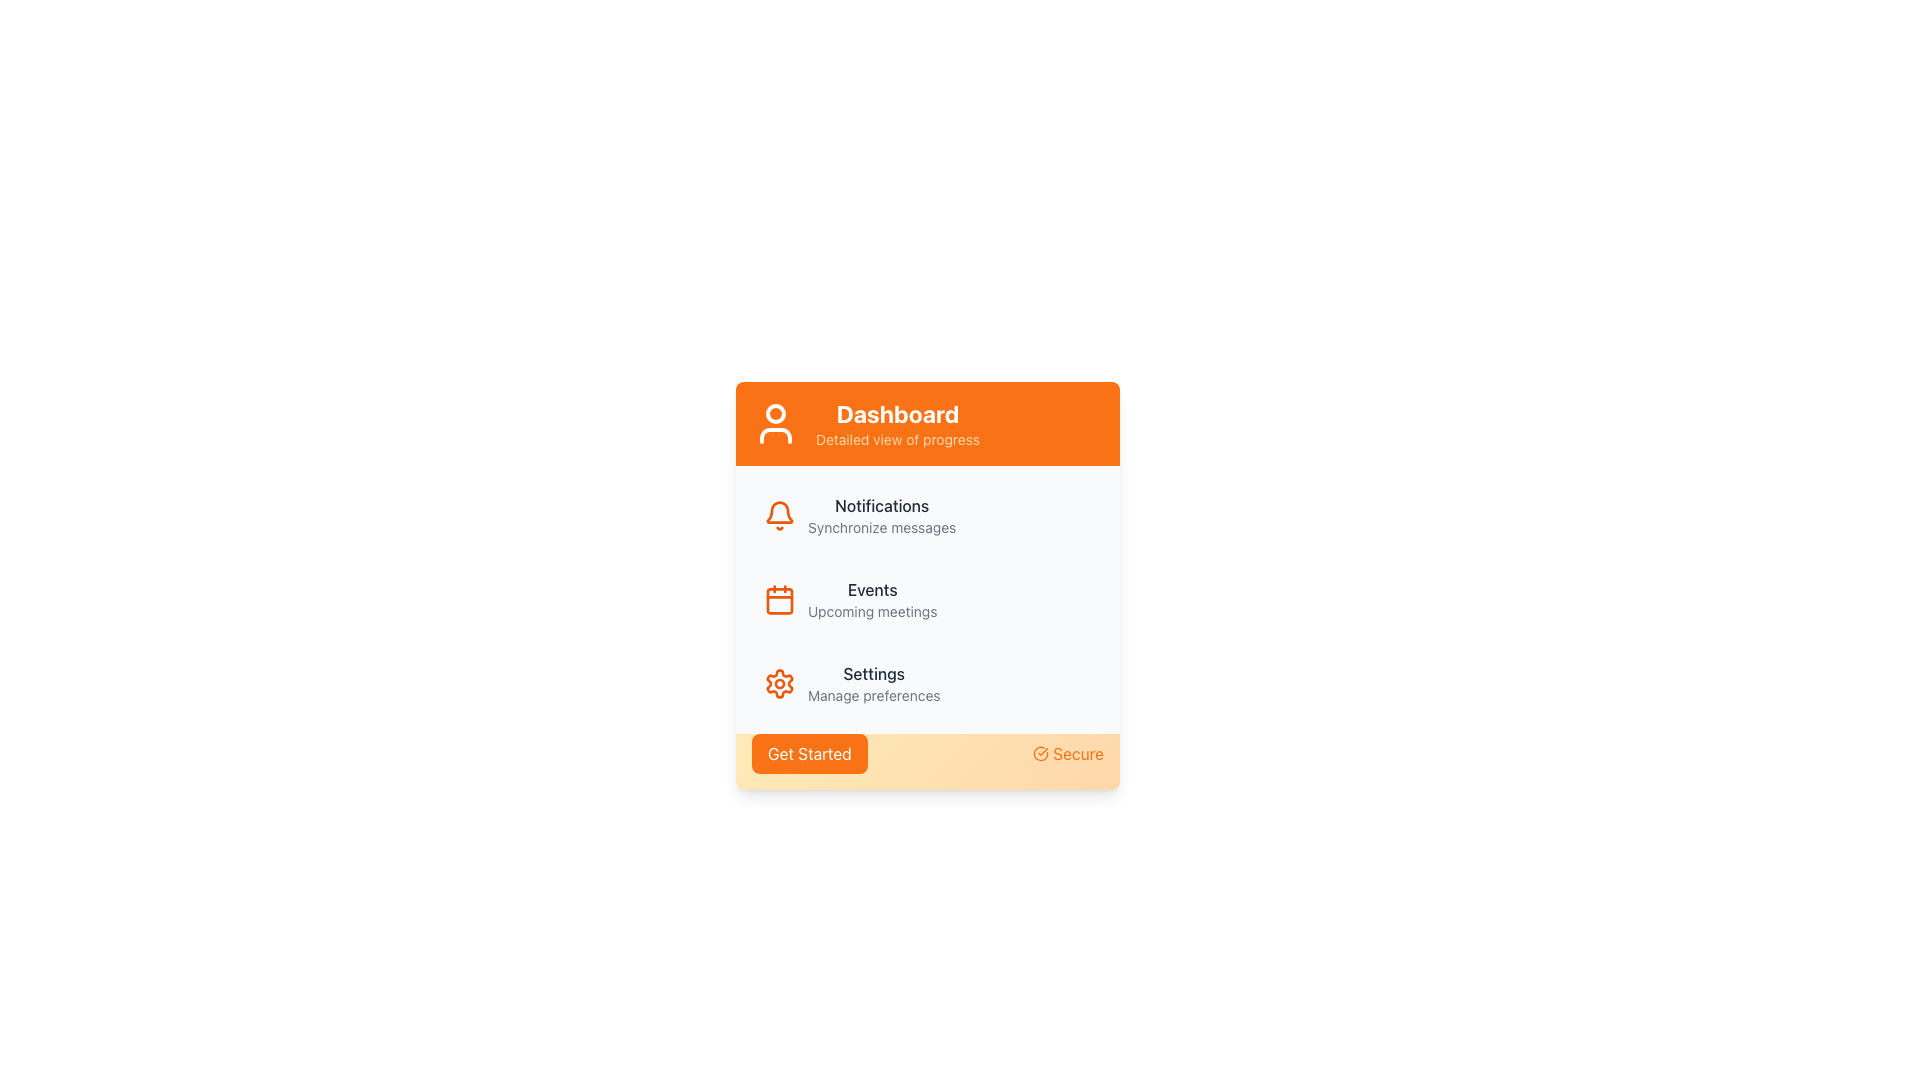 This screenshot has width=1920, height=1080. I want to click on the Notifications button, which features a bell icon and text indicating 'Notifications' and 'Synchronize messages', located in the vertical menu under the Dashboard header, so click(926, 515).